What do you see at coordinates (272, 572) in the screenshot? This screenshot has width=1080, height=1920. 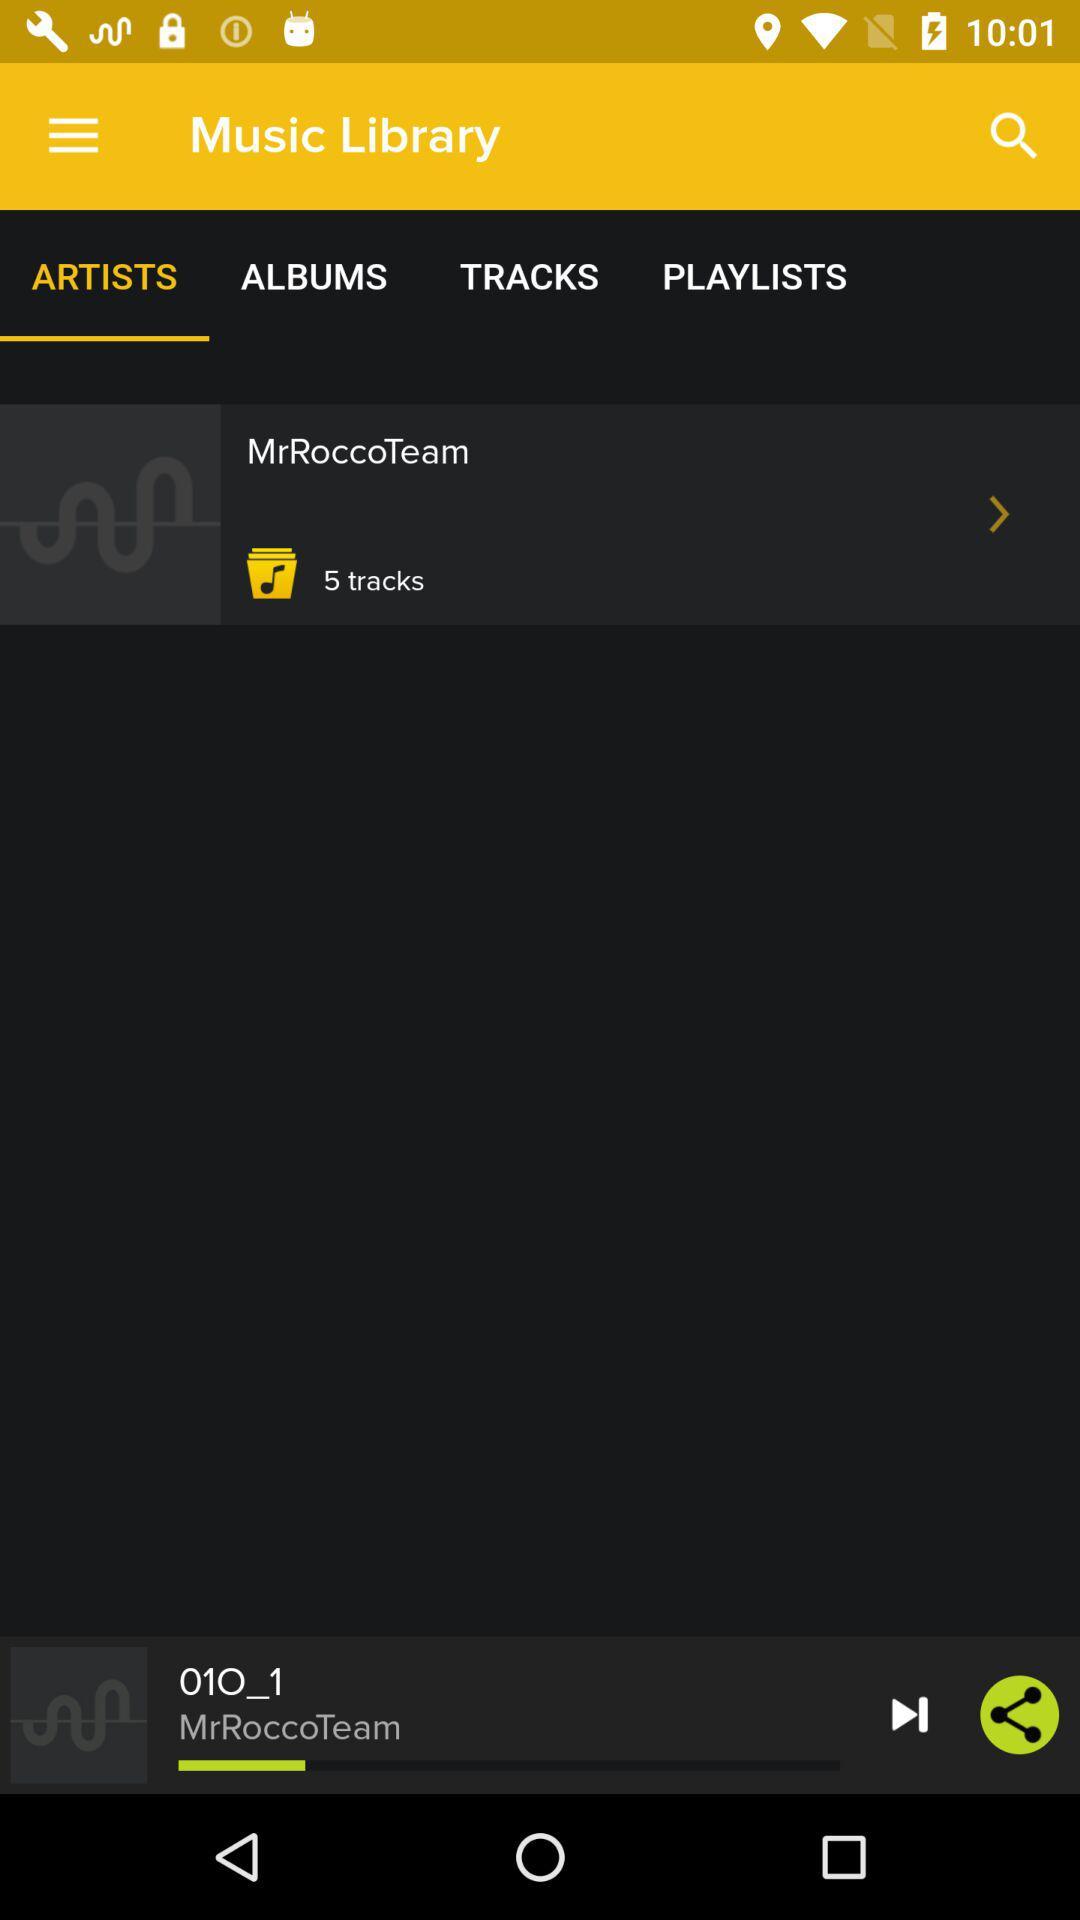 I see `the icon left to 5 tracks` at bounding box center [272, 572].